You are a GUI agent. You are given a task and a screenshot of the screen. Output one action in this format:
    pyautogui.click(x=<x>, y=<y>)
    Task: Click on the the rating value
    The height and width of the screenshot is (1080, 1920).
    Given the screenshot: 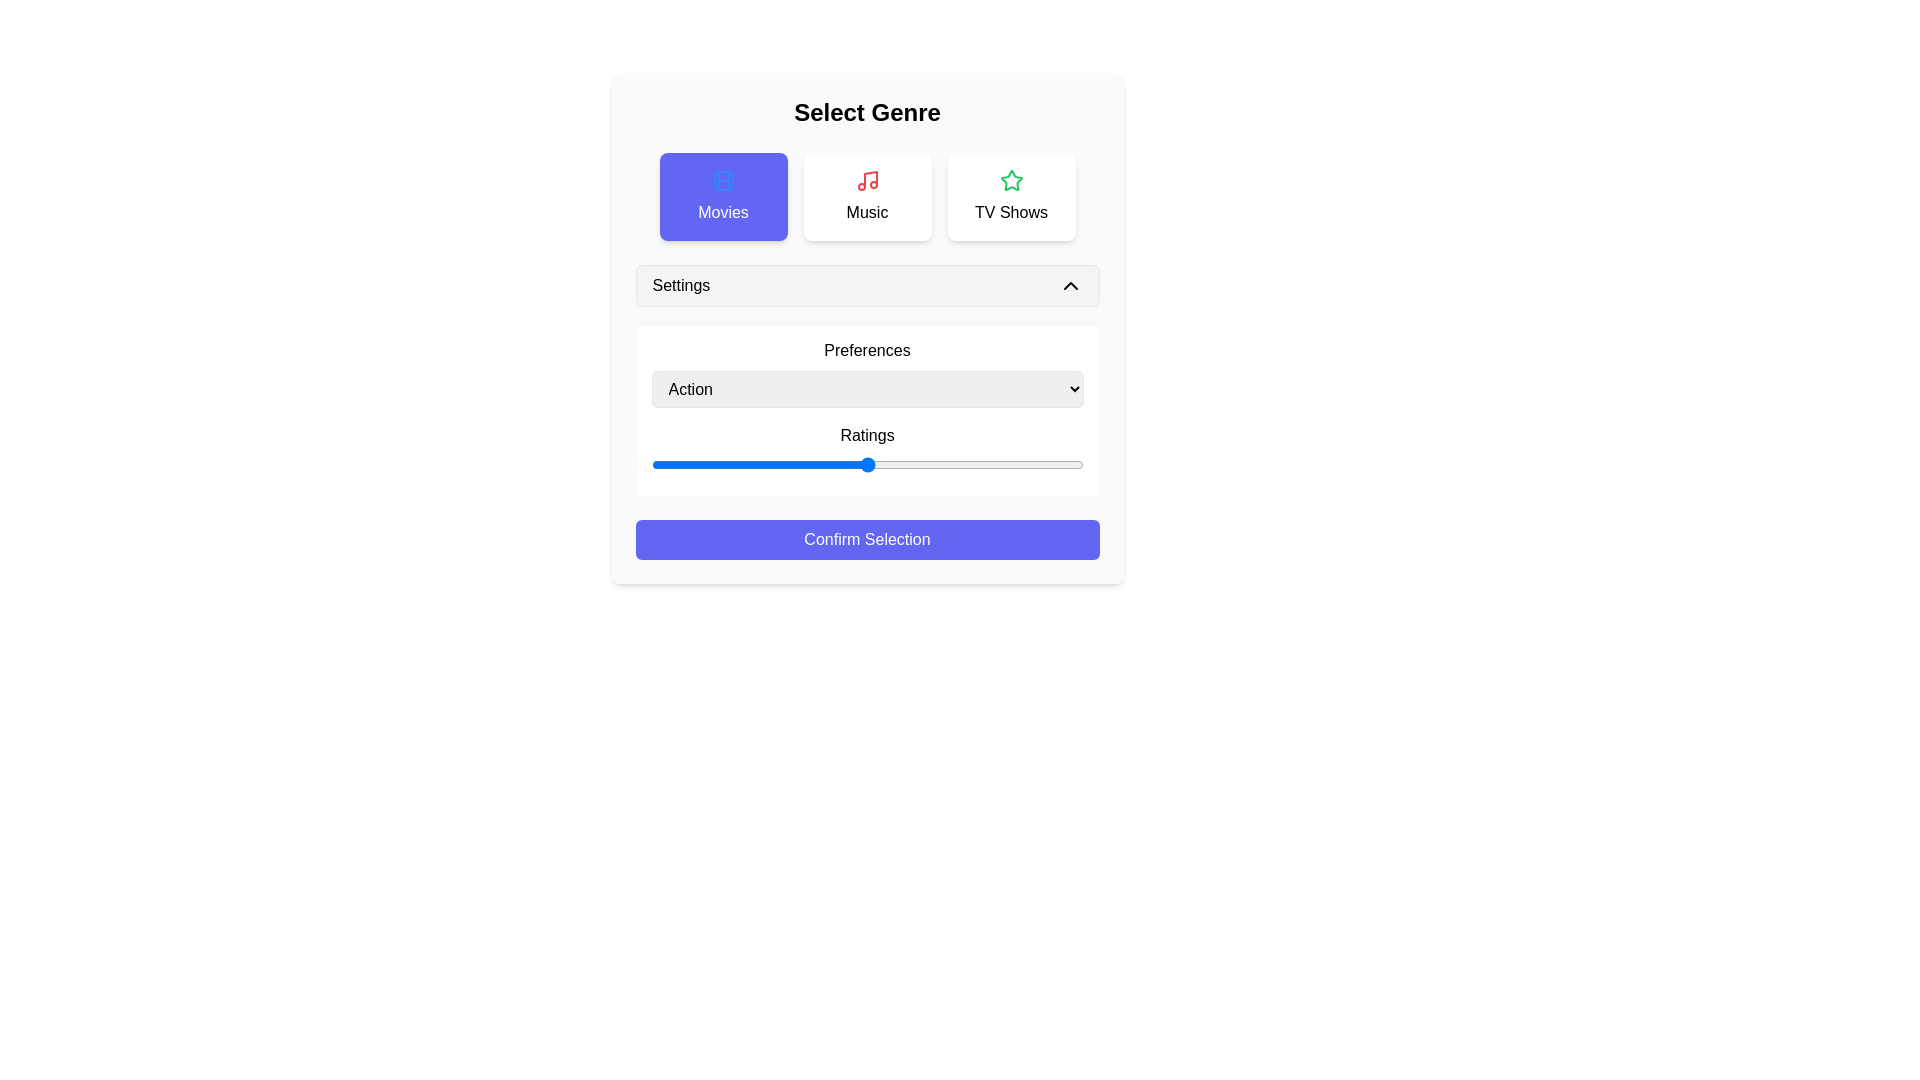 What is the action you would take?
    pyautogui.click(x=711, y=465)
    